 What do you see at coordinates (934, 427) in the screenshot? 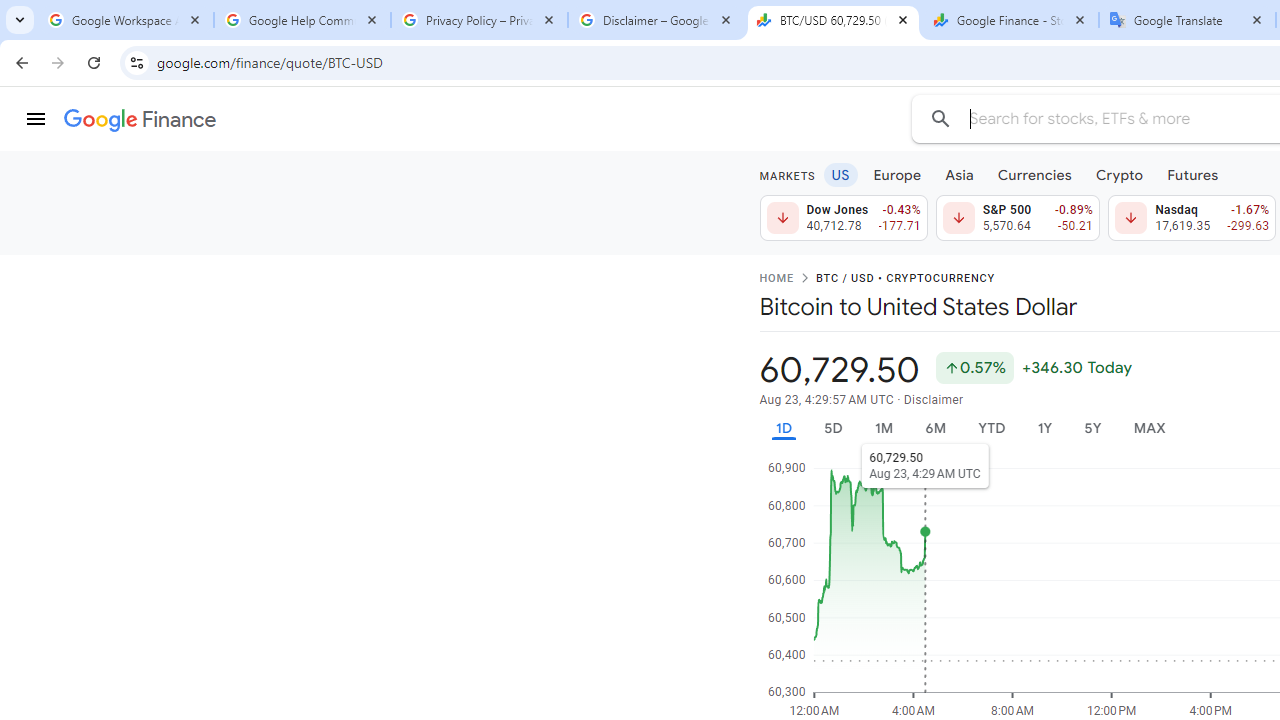
I see `'6M'` at bounding box center [934, 427].